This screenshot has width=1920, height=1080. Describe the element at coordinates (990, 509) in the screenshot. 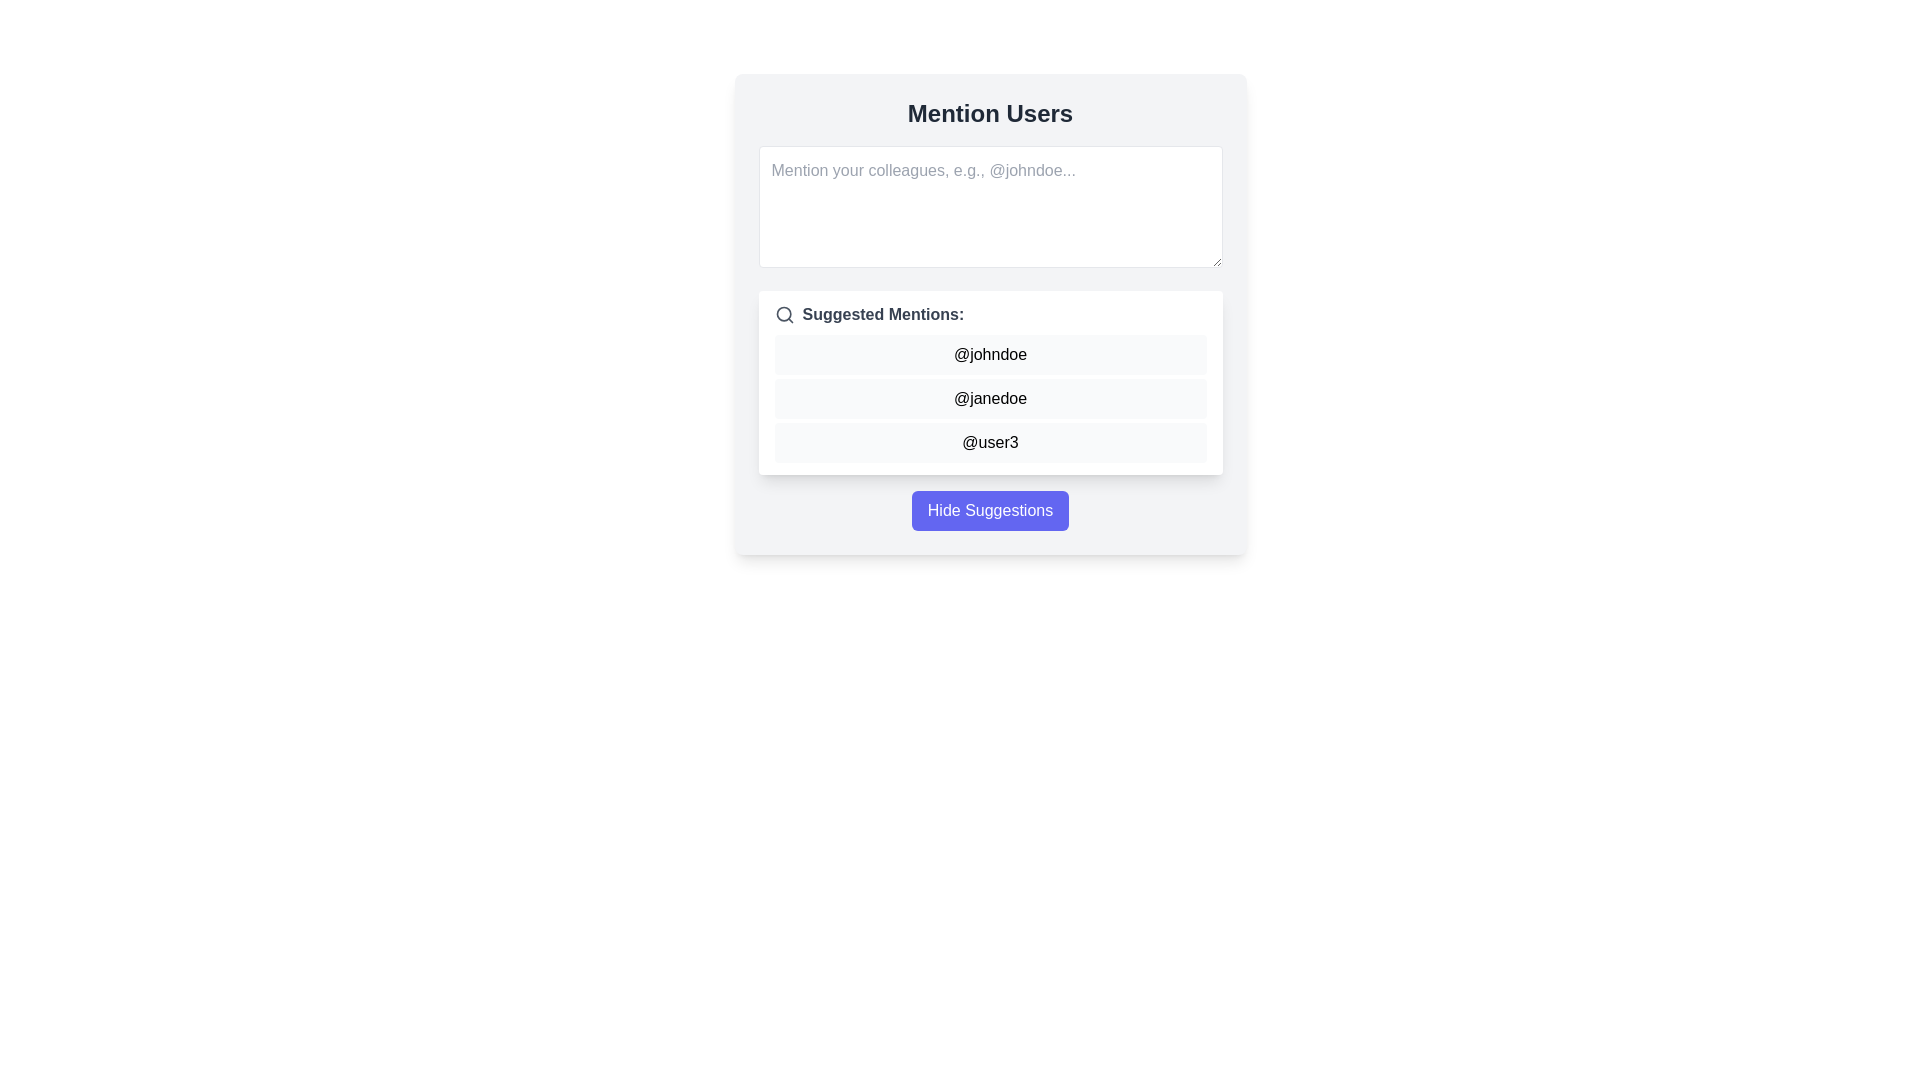

I see `the button located centrally below the list of suggested mentions to hide suggestions` at that location.